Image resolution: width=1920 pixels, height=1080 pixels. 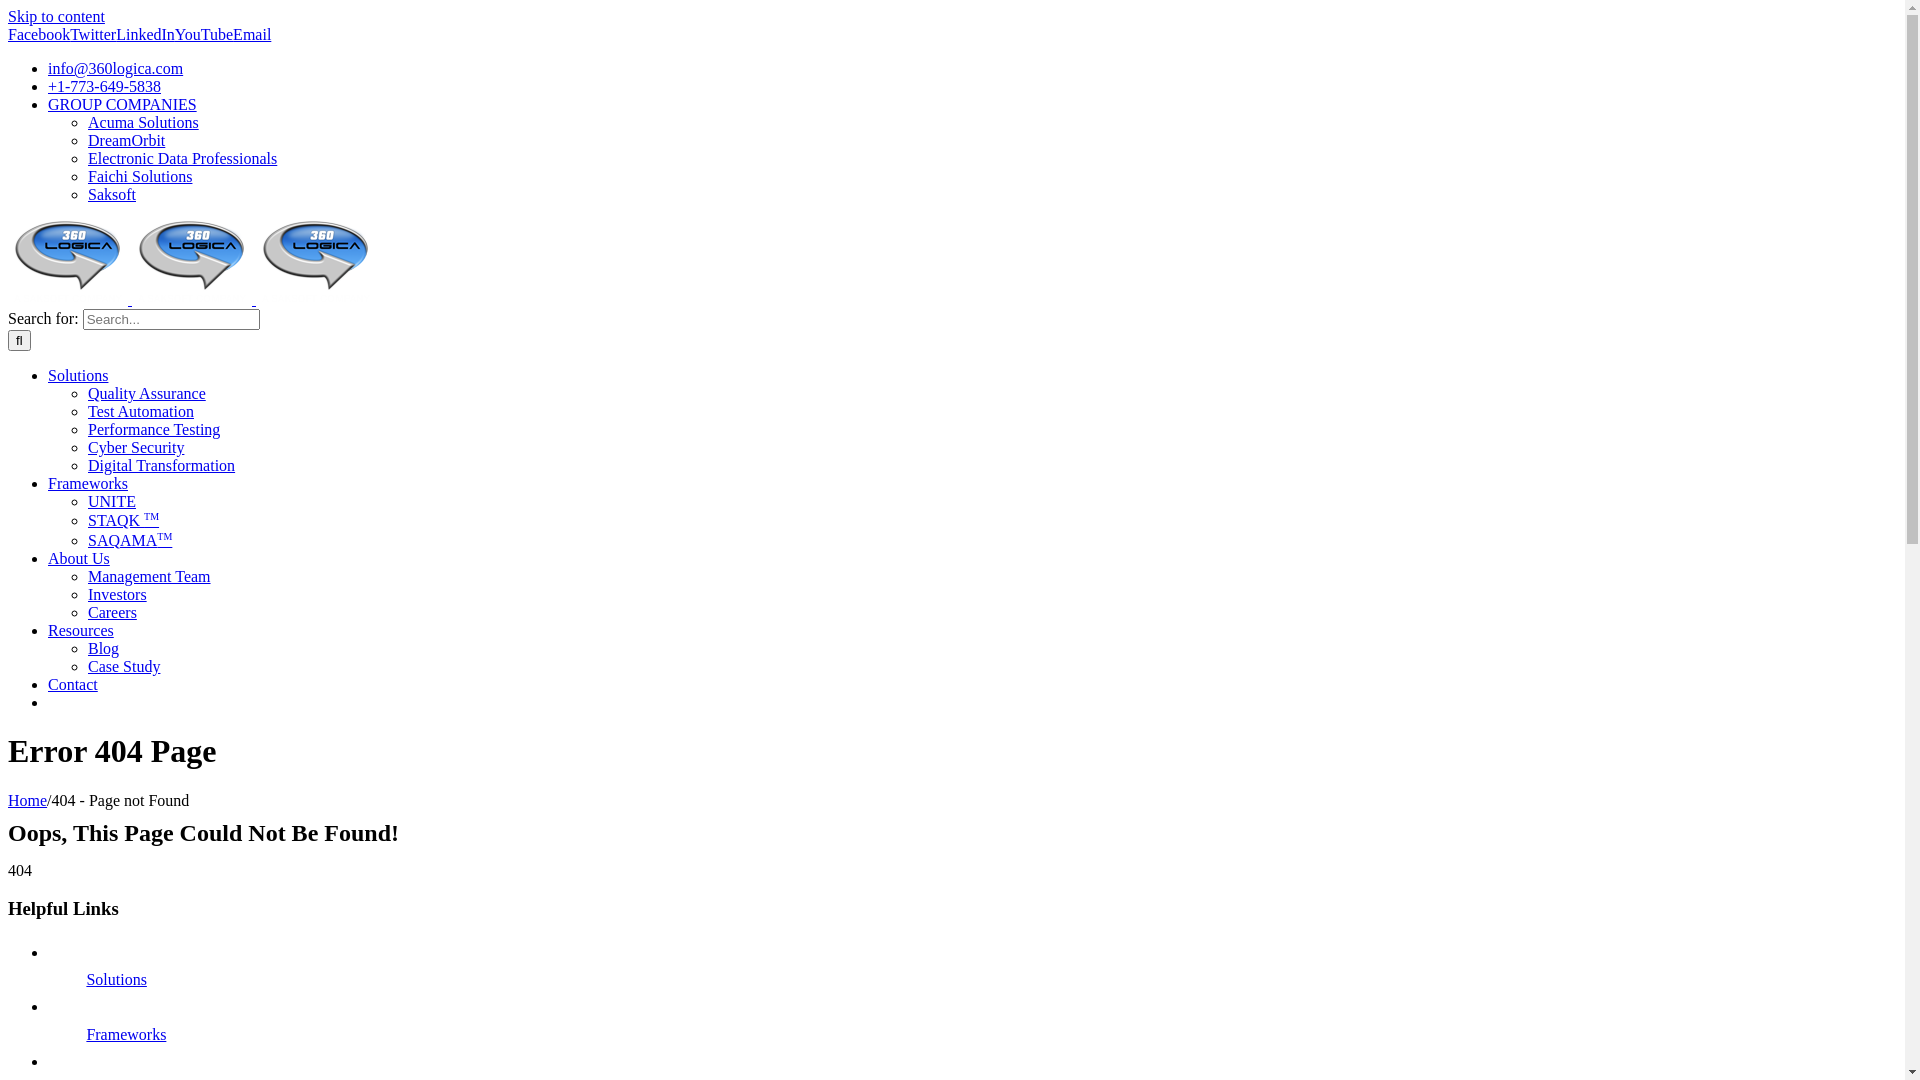 What do you see at coordinates (148, 576) in the screenshot?
I see `'Management Team'` at bounding box center [148, 576].